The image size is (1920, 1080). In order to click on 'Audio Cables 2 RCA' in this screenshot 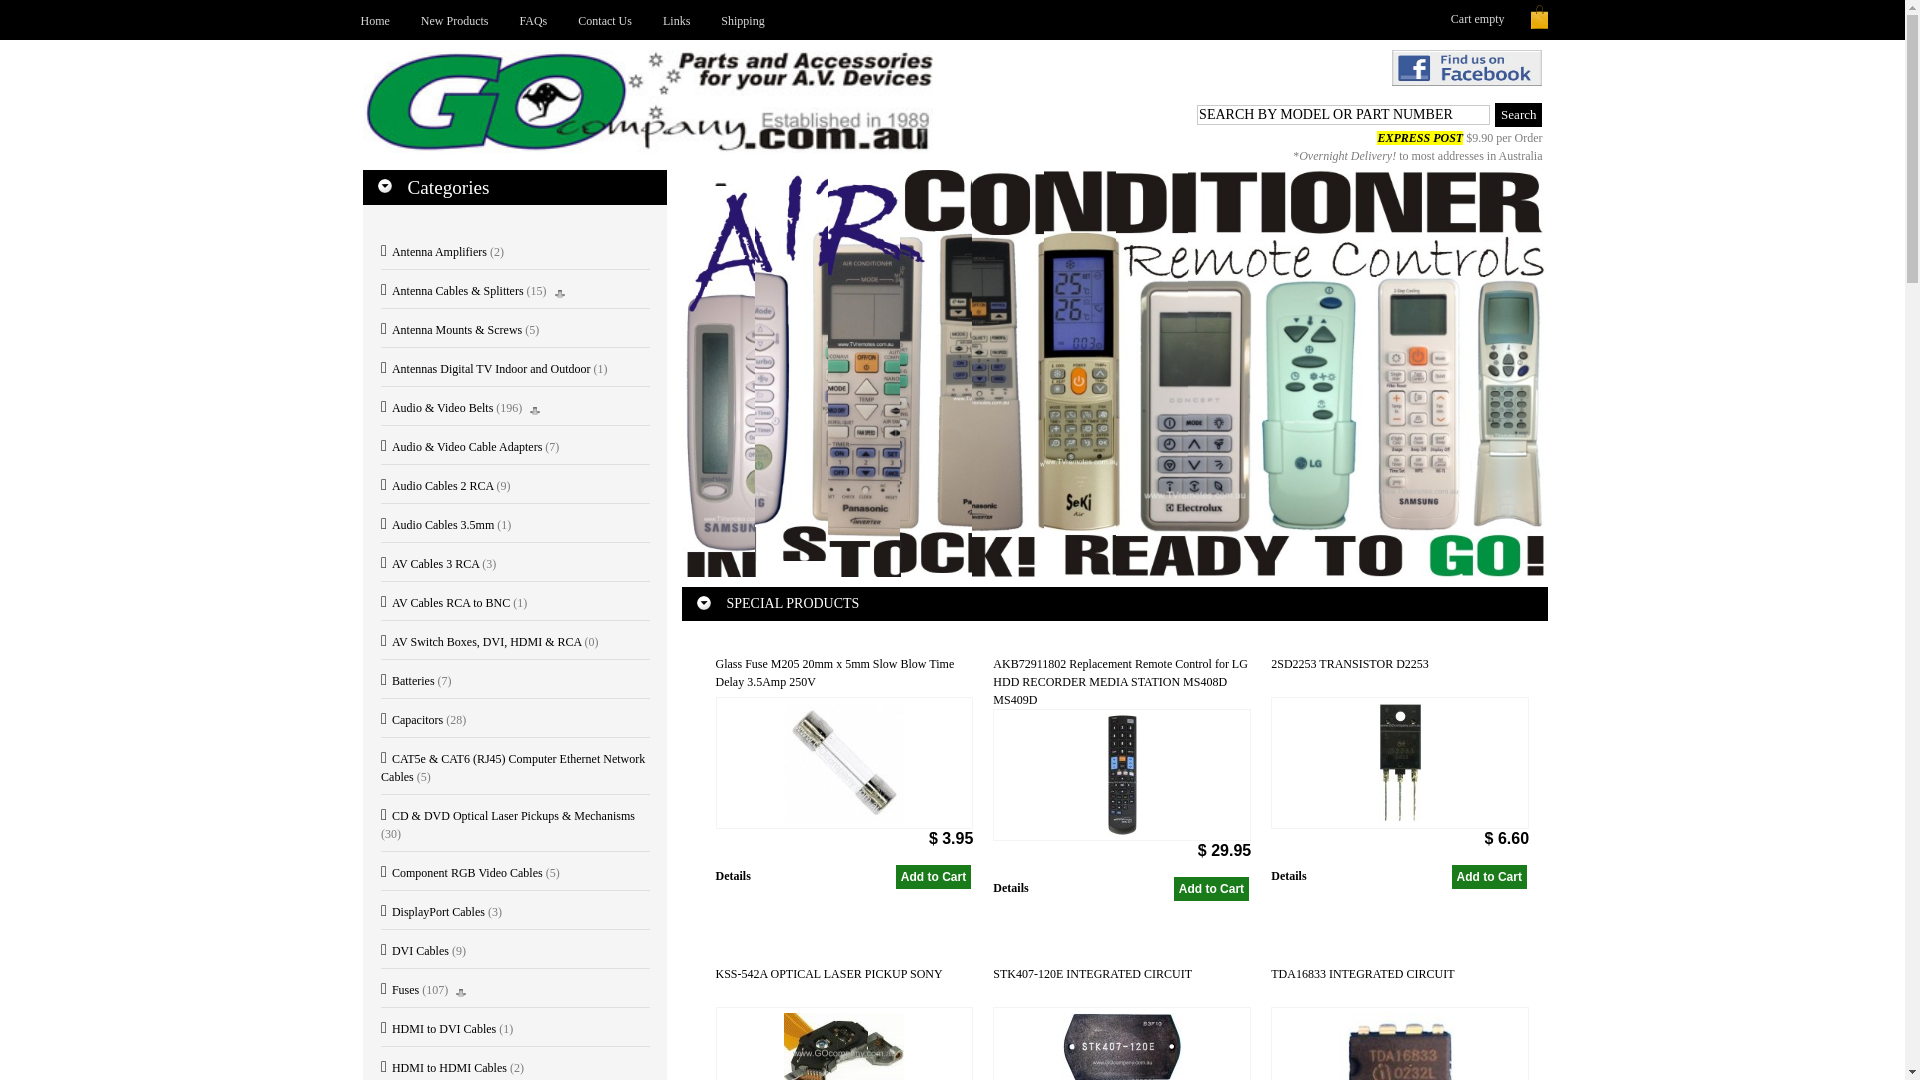, I will do `click(436, 486)`.